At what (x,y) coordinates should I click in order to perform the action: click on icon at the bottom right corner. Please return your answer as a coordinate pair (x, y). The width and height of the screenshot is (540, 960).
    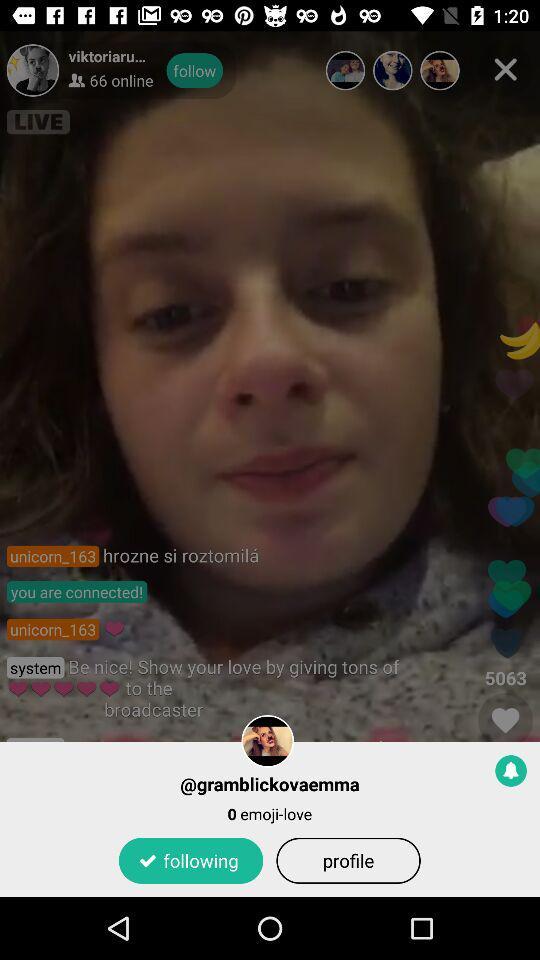
    Looking at the image, I should click on (511, 769).